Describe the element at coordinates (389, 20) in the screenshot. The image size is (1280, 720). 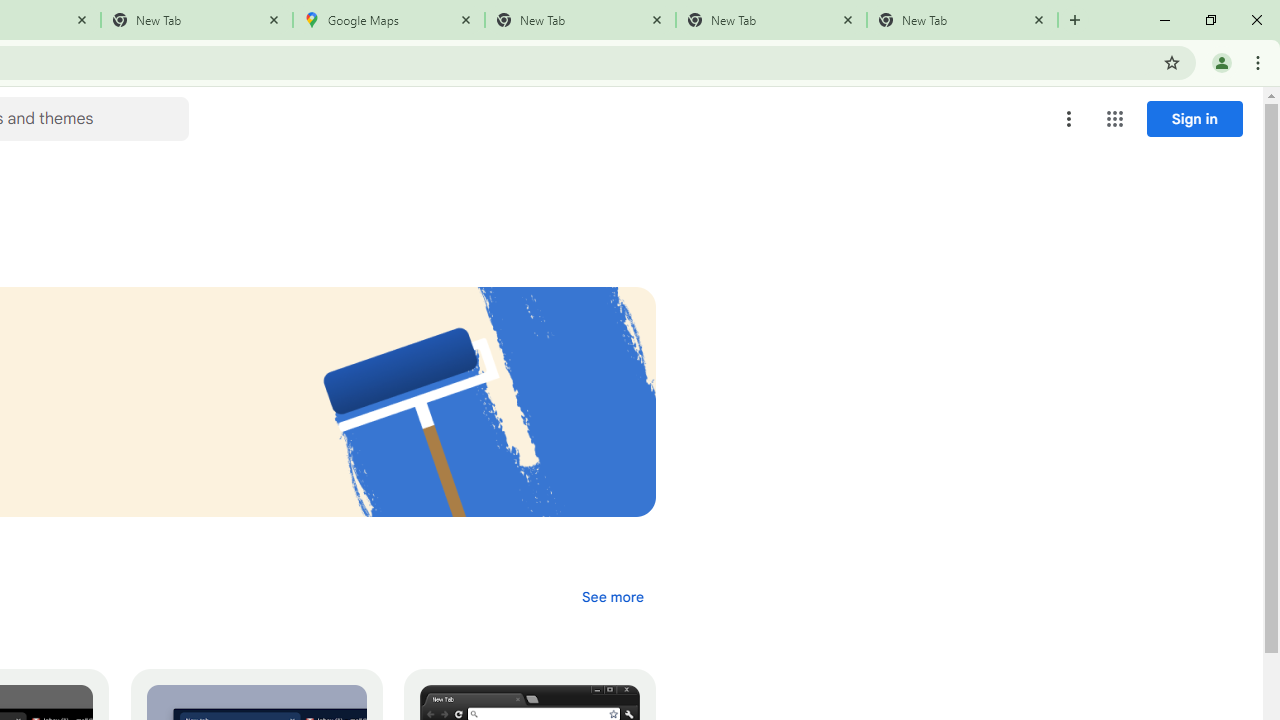
I see `'Google Maps'` at that location.